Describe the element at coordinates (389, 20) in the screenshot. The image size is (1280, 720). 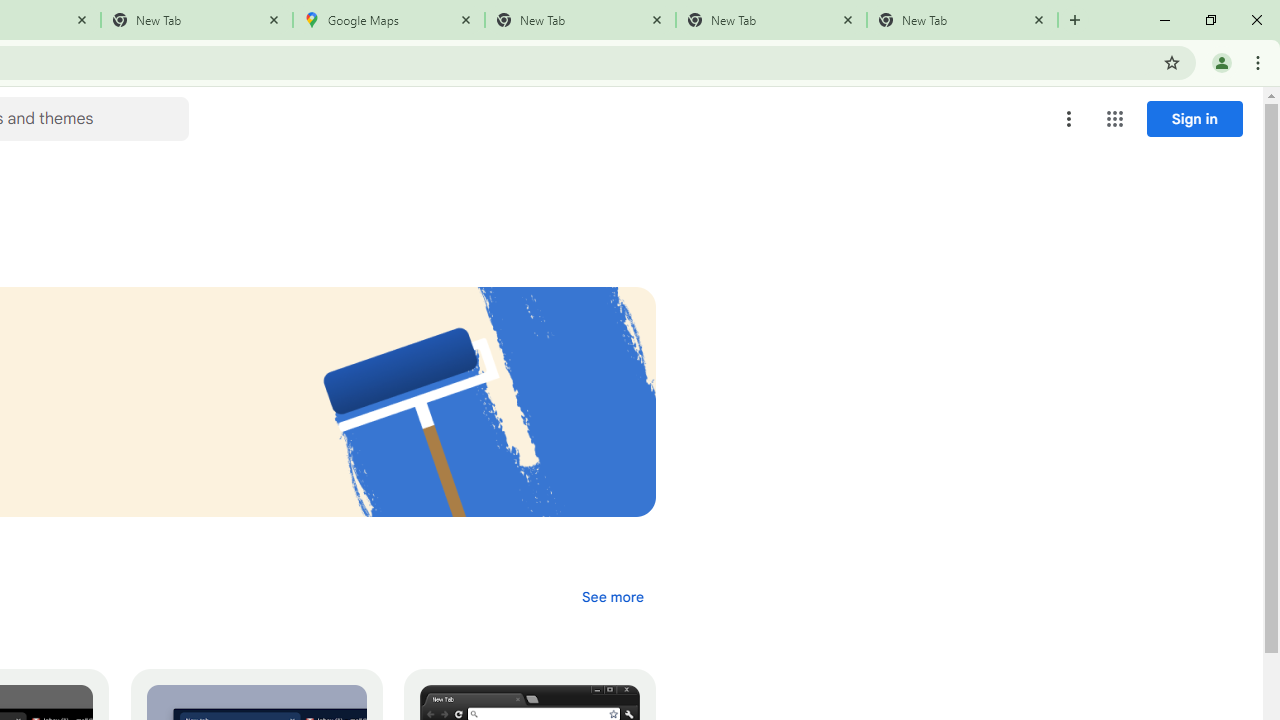
I see `'Google Maps'` at that location.